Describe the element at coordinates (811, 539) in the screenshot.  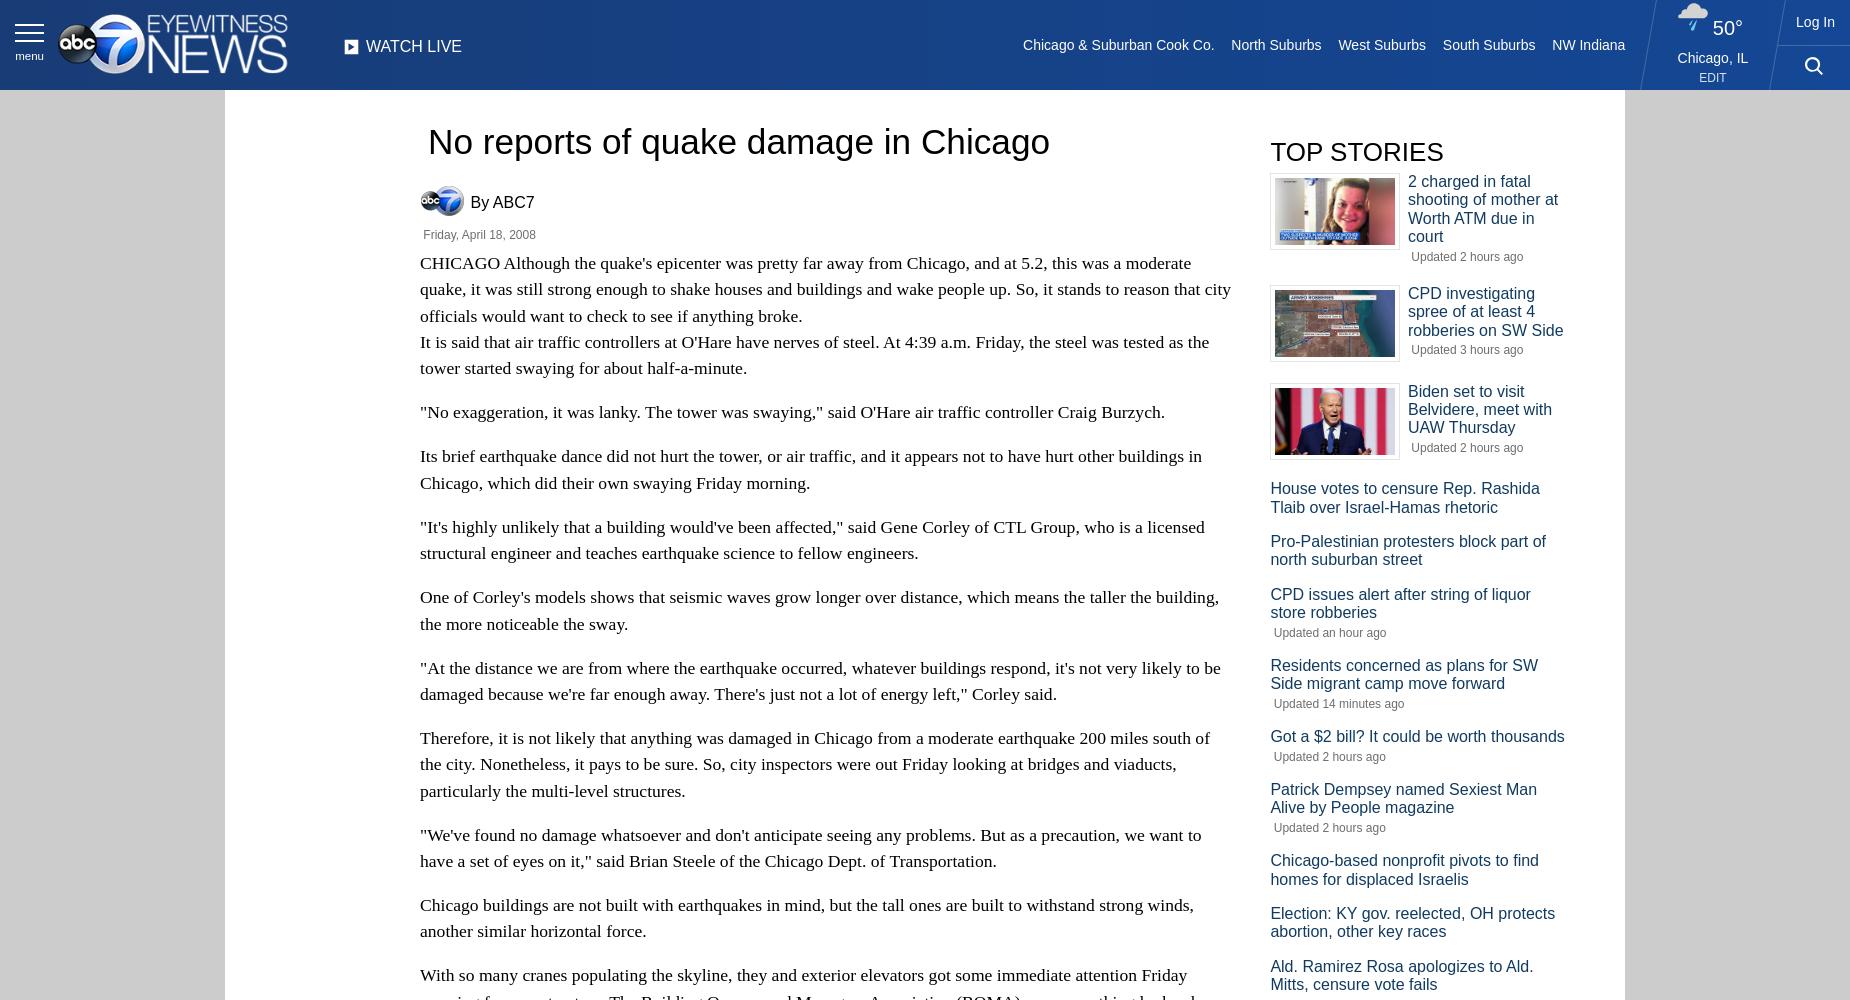
I see `'"It's highly unlikely that a building would've been affected," said Gene Corley of CTL Group, who is a licensed structural engineer and teaches earthquake science to fellow engineers.'` at that location.